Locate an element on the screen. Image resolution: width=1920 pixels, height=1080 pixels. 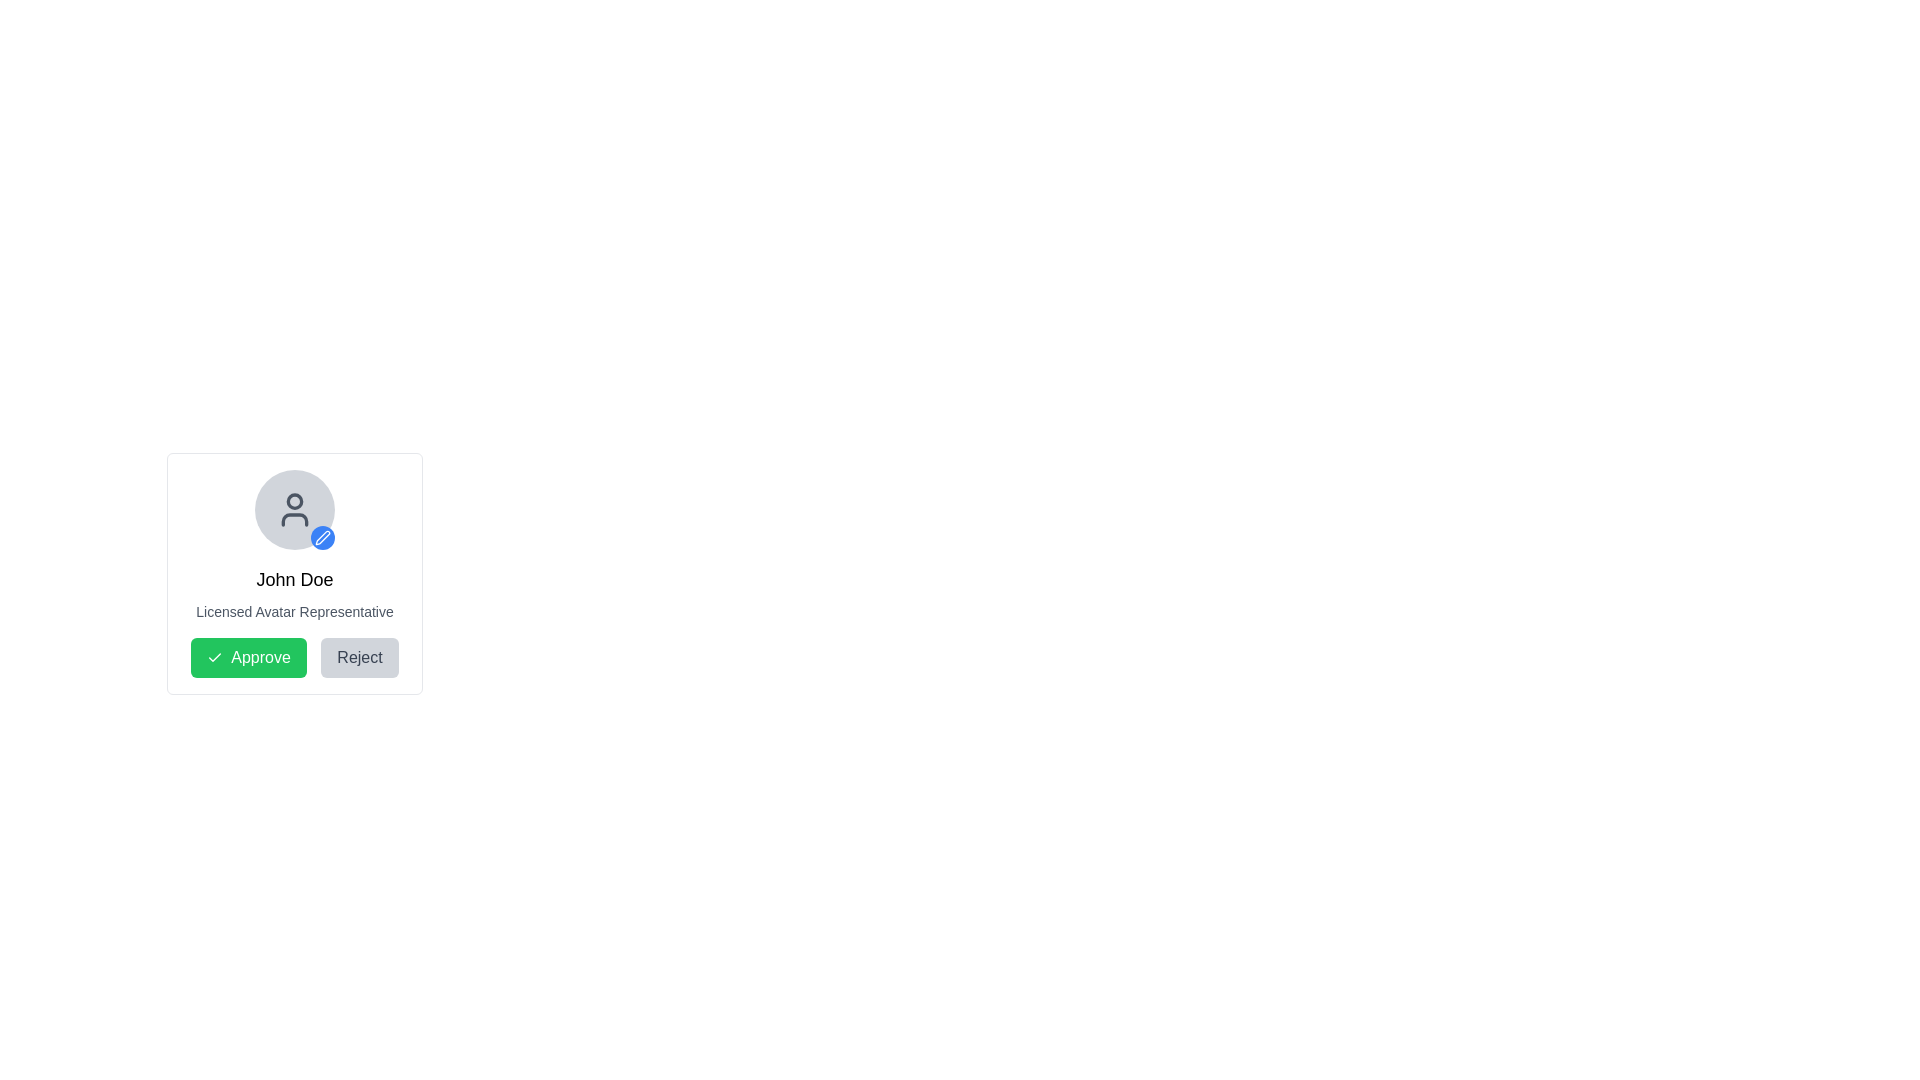
text content displayed in the Text Display element, which shows the title 'John Doe' and the subtitle 'Licensed Avatar Representative' is located at coordinates (293, 593).